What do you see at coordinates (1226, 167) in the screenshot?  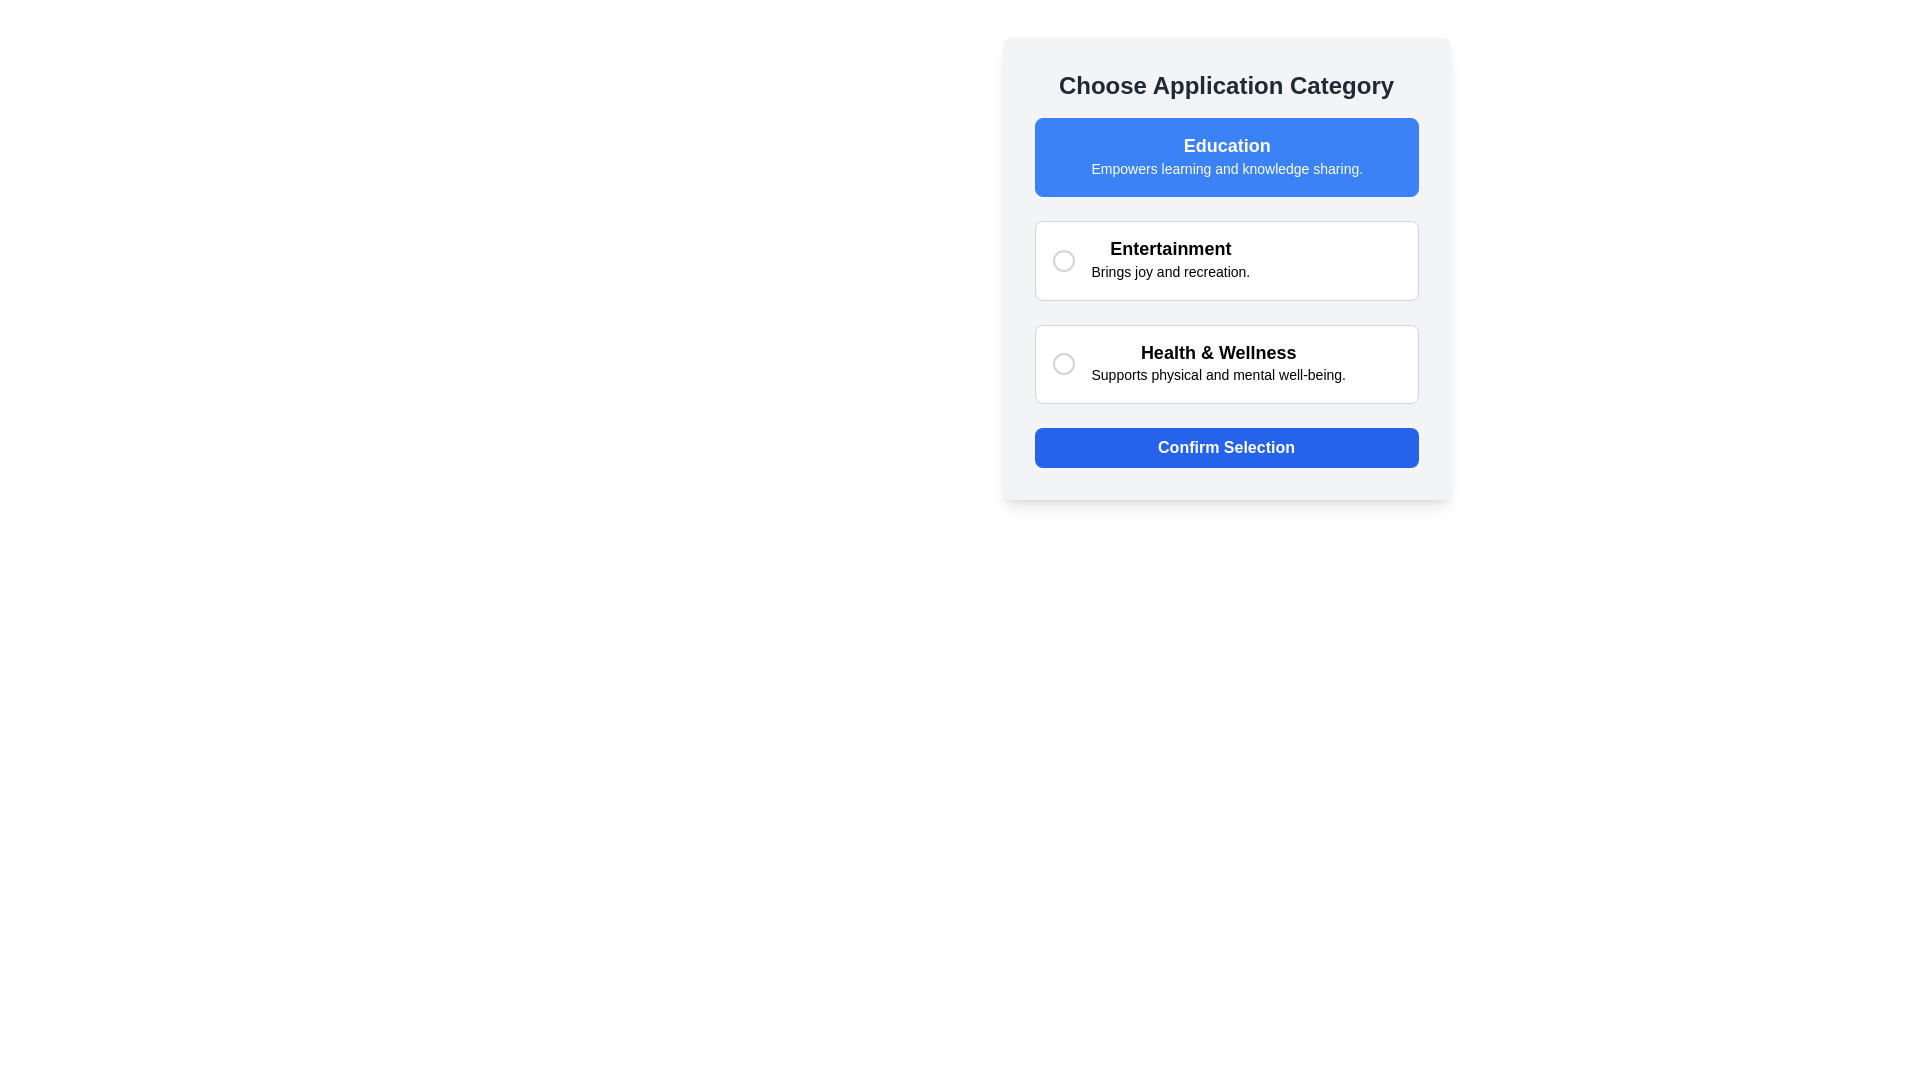 I see `text label that contains 'Empowers learning and knowledge sharing.' located below the bold 'Education' label within the blue background card` at bounding box center [1226, 167].